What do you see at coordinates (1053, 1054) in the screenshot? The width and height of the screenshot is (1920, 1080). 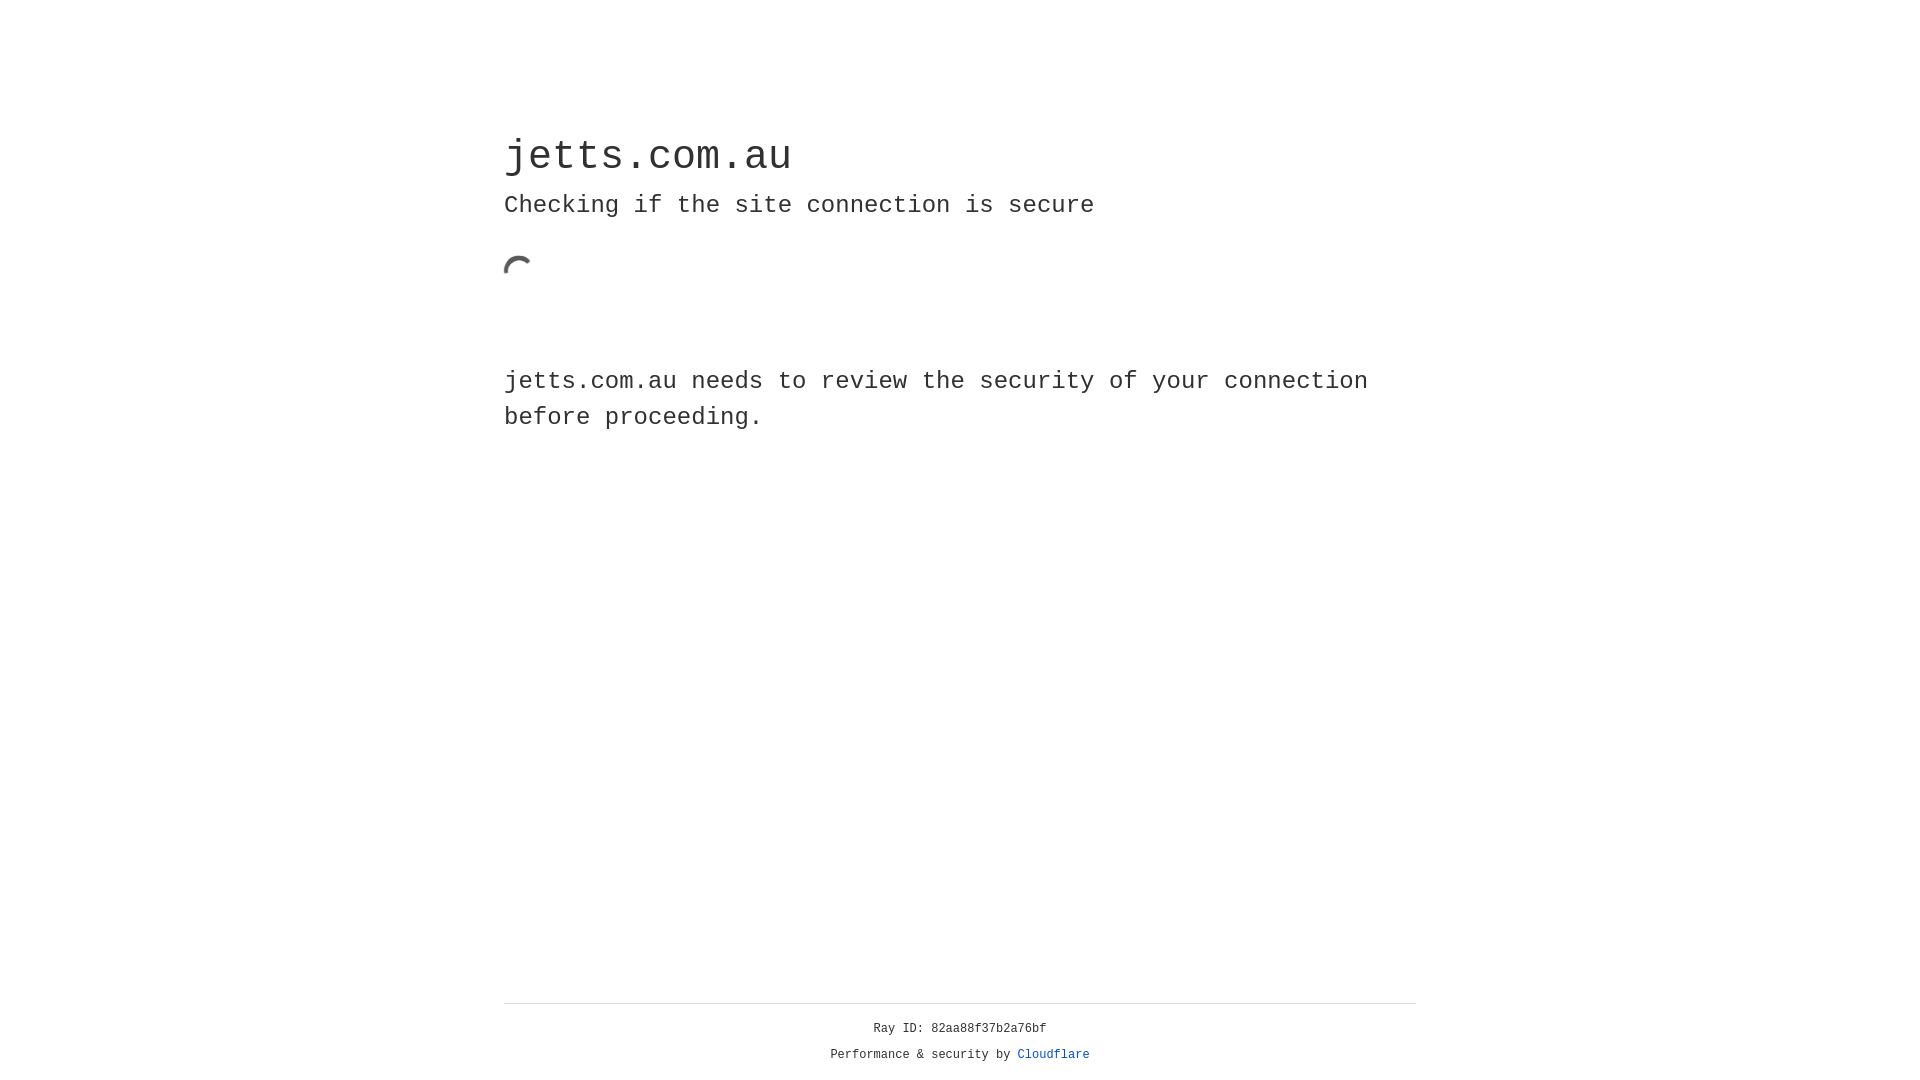 I see `'Cloudflare'` at bounding box center [1053, 1054].